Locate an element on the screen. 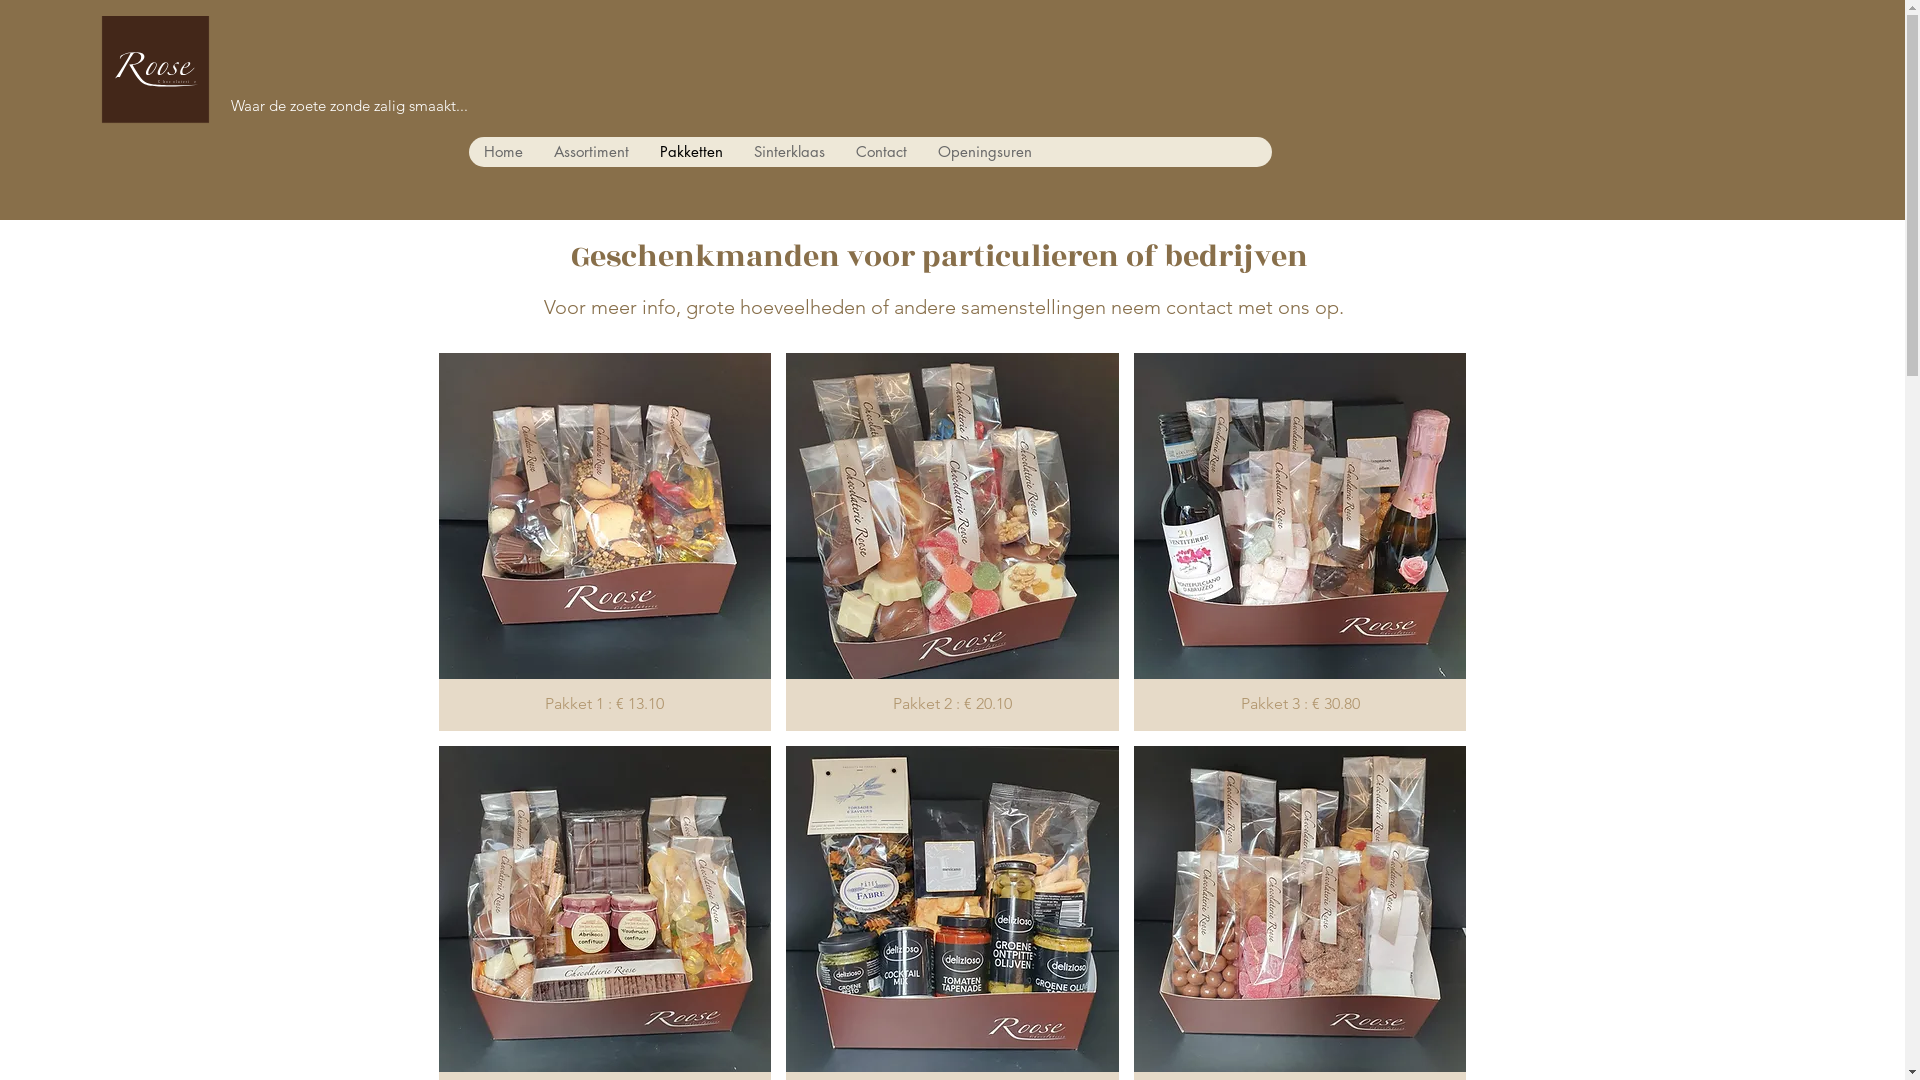 This screenshot has height=1080, width=1920. 'Home' is located at coordinates (502, 150).